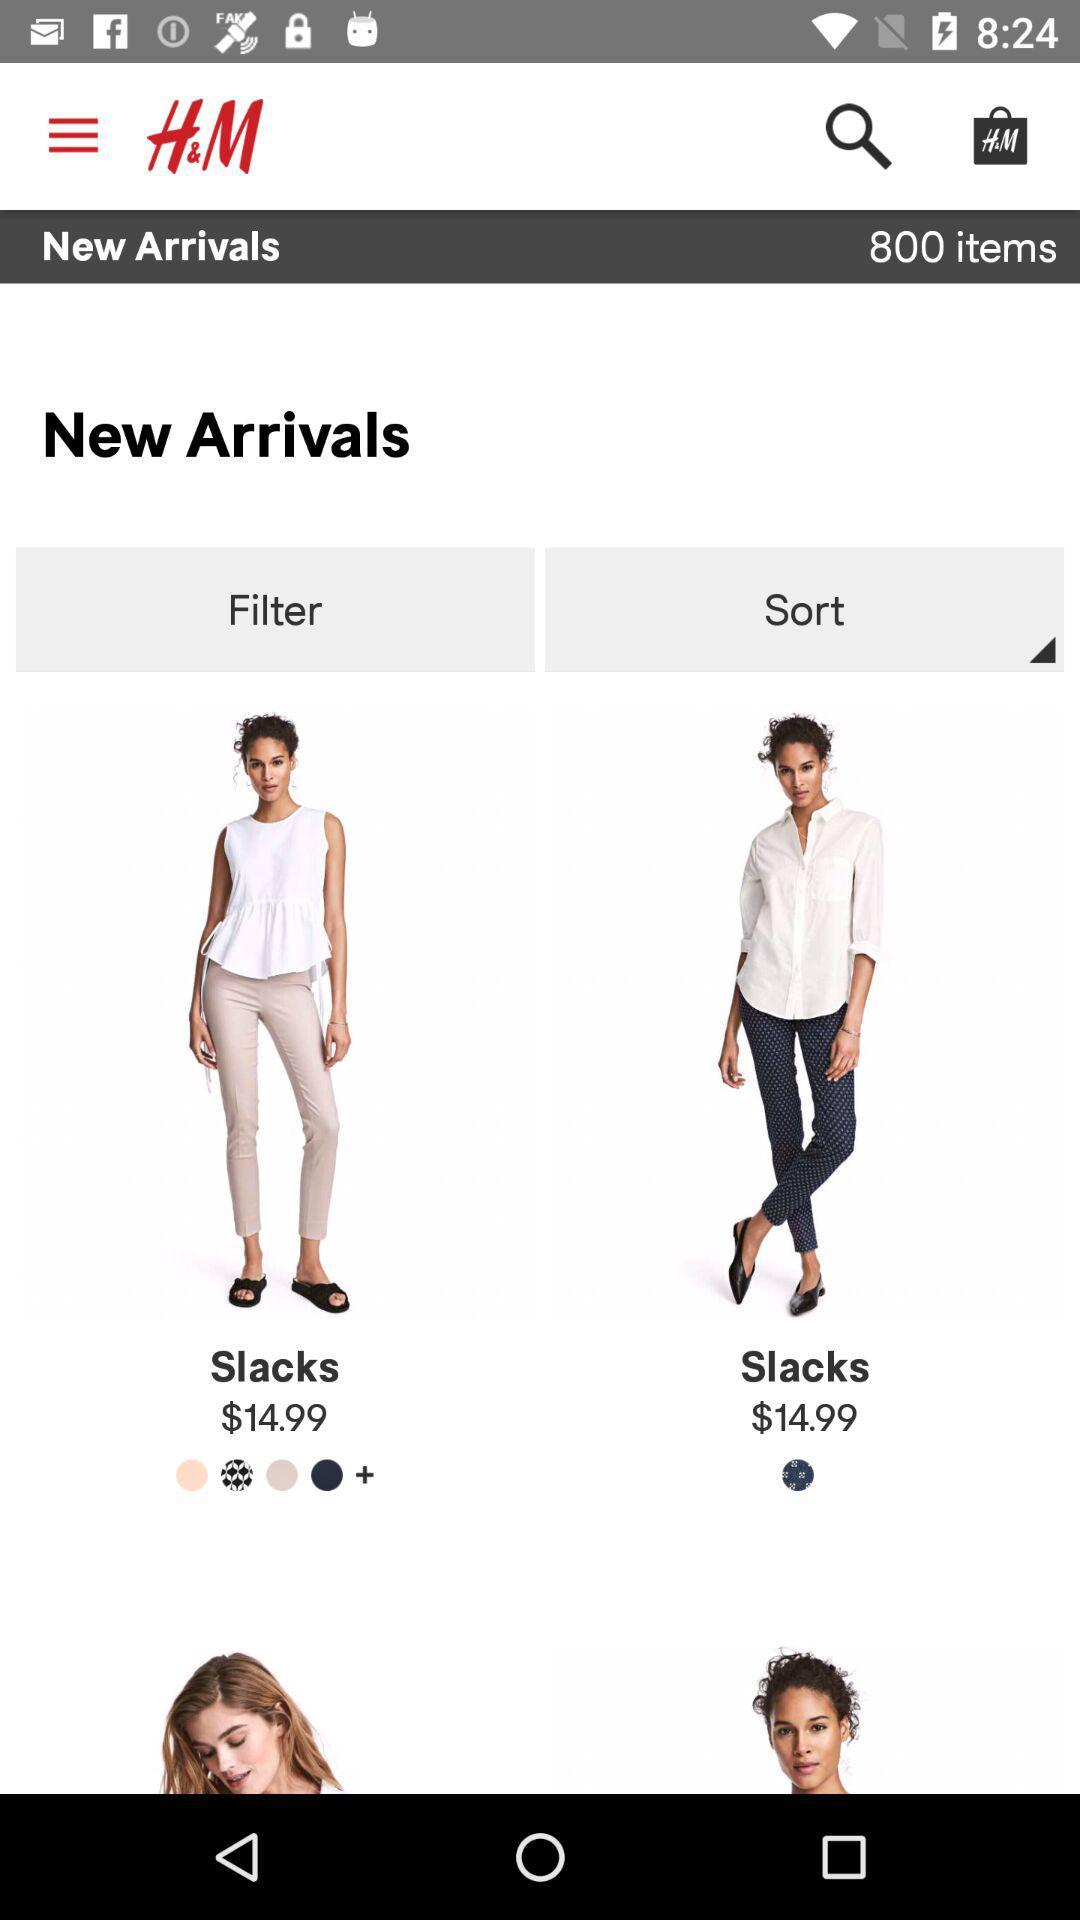 Image resolution: width=1080 pixels, height=1920 pixels. Describe the element at coordinates (857, 135) in the screenshot. I see `the item above new arrivals` at that location.